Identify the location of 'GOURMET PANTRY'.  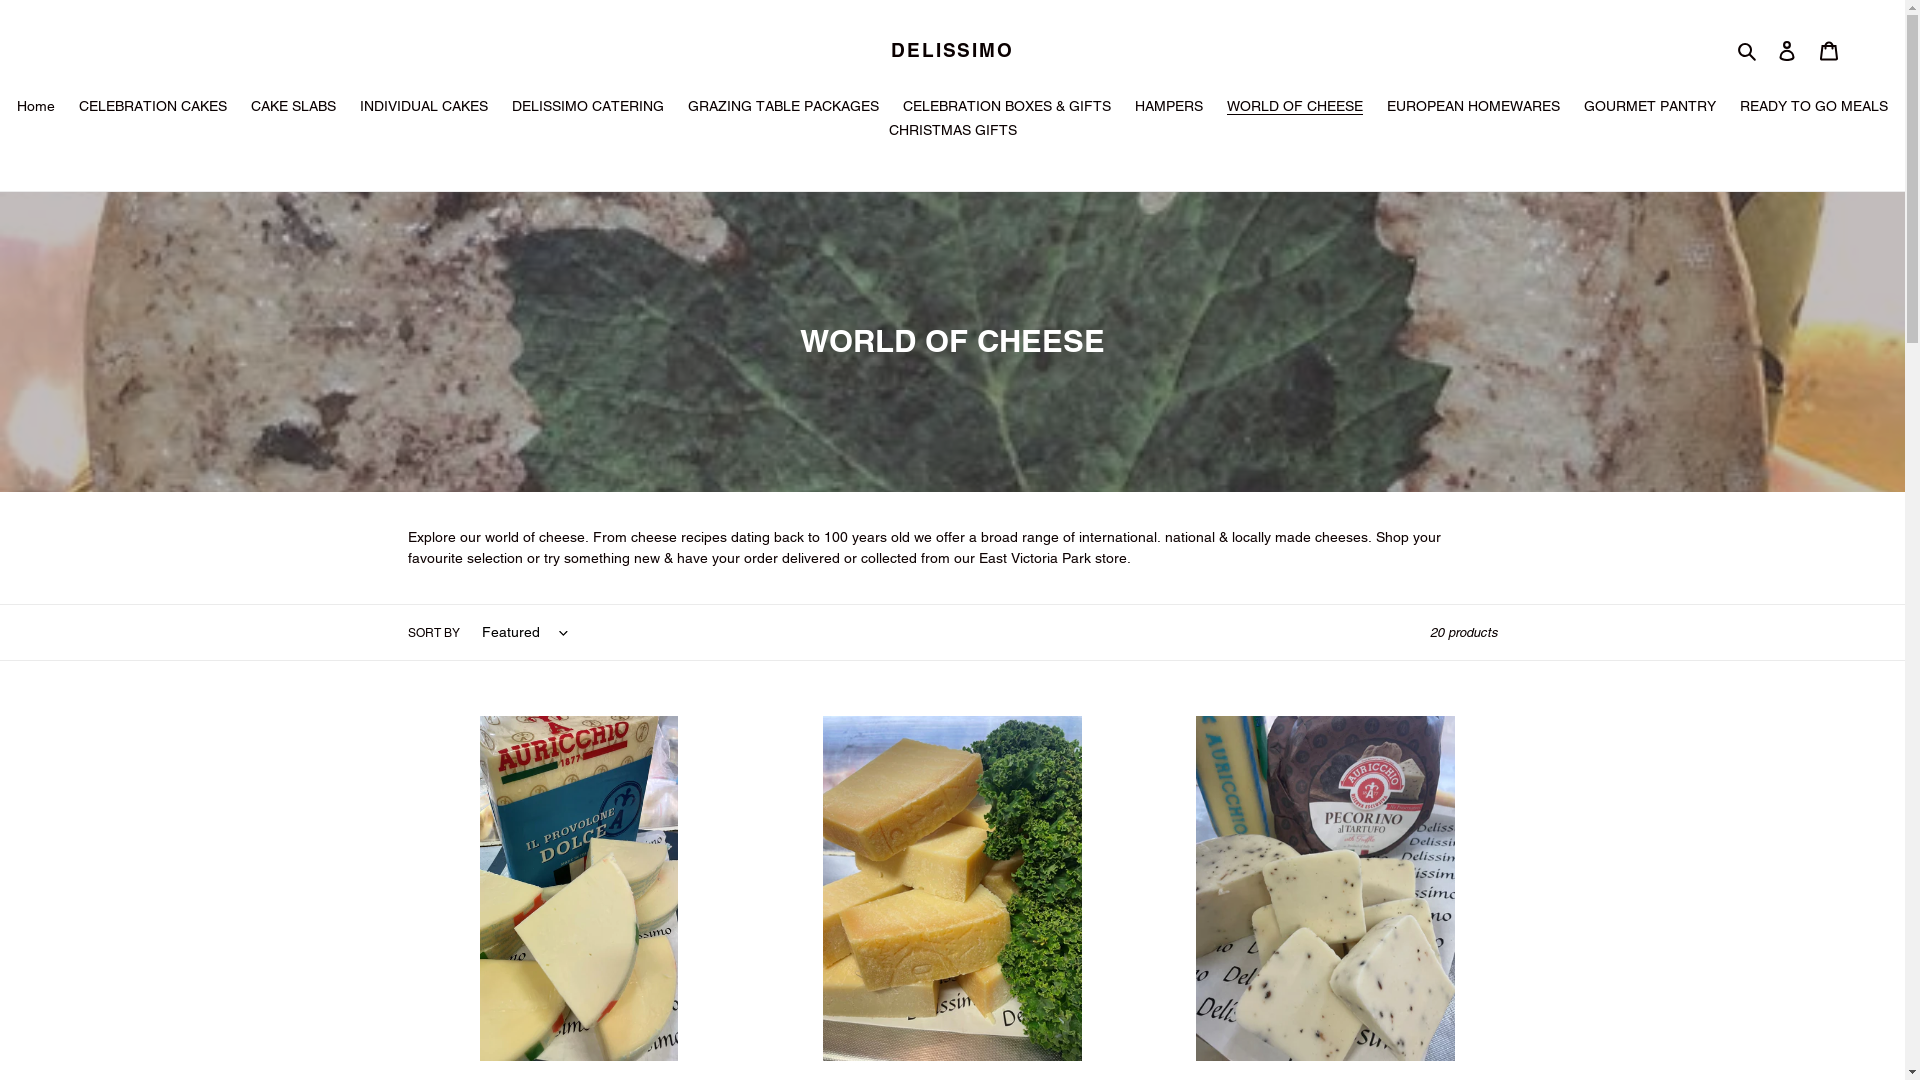
(1650, 108).